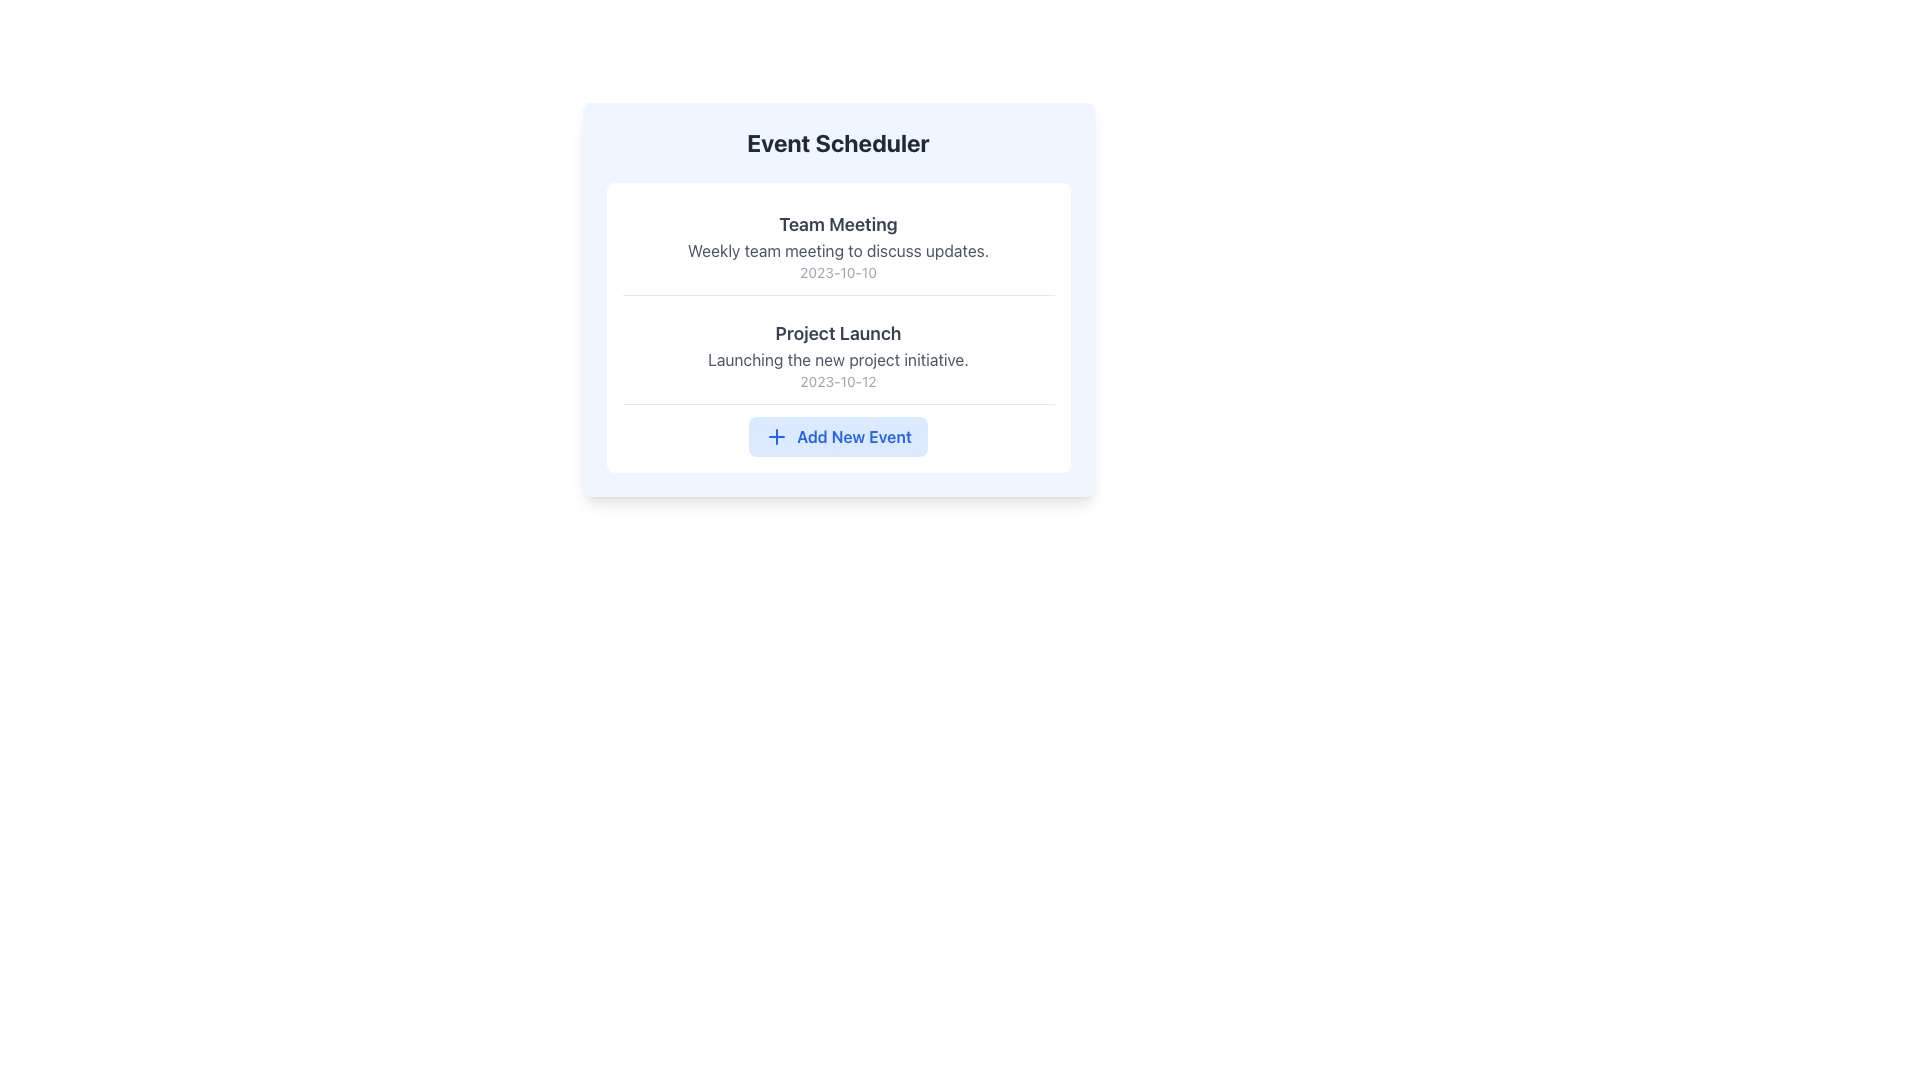  I want to click on the date label displaying '2023-10-12', which is aligned beneath the subtitle 'Launching the new project initiative' in the 'Project Launch' section, so click(838, 381).